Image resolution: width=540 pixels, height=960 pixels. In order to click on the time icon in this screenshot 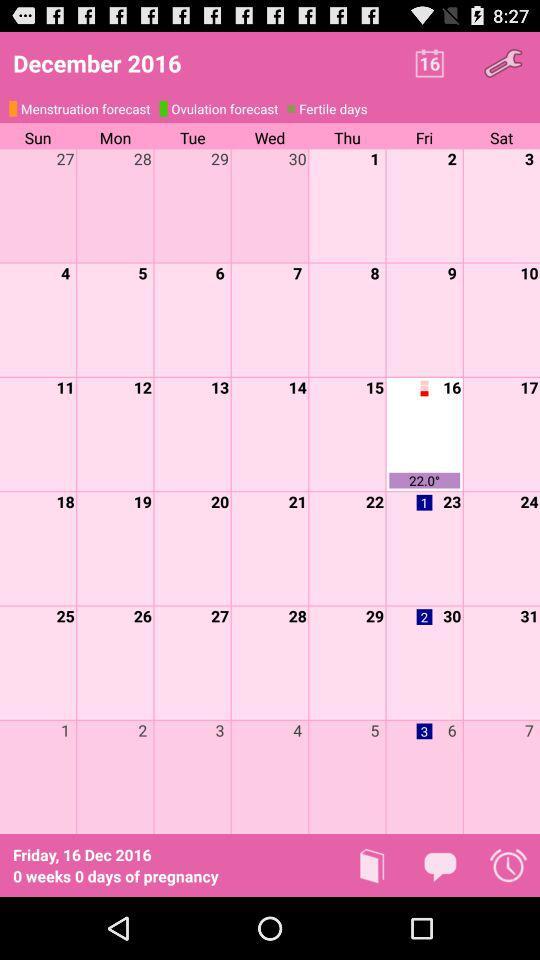, I will do `click(508, 926)`.